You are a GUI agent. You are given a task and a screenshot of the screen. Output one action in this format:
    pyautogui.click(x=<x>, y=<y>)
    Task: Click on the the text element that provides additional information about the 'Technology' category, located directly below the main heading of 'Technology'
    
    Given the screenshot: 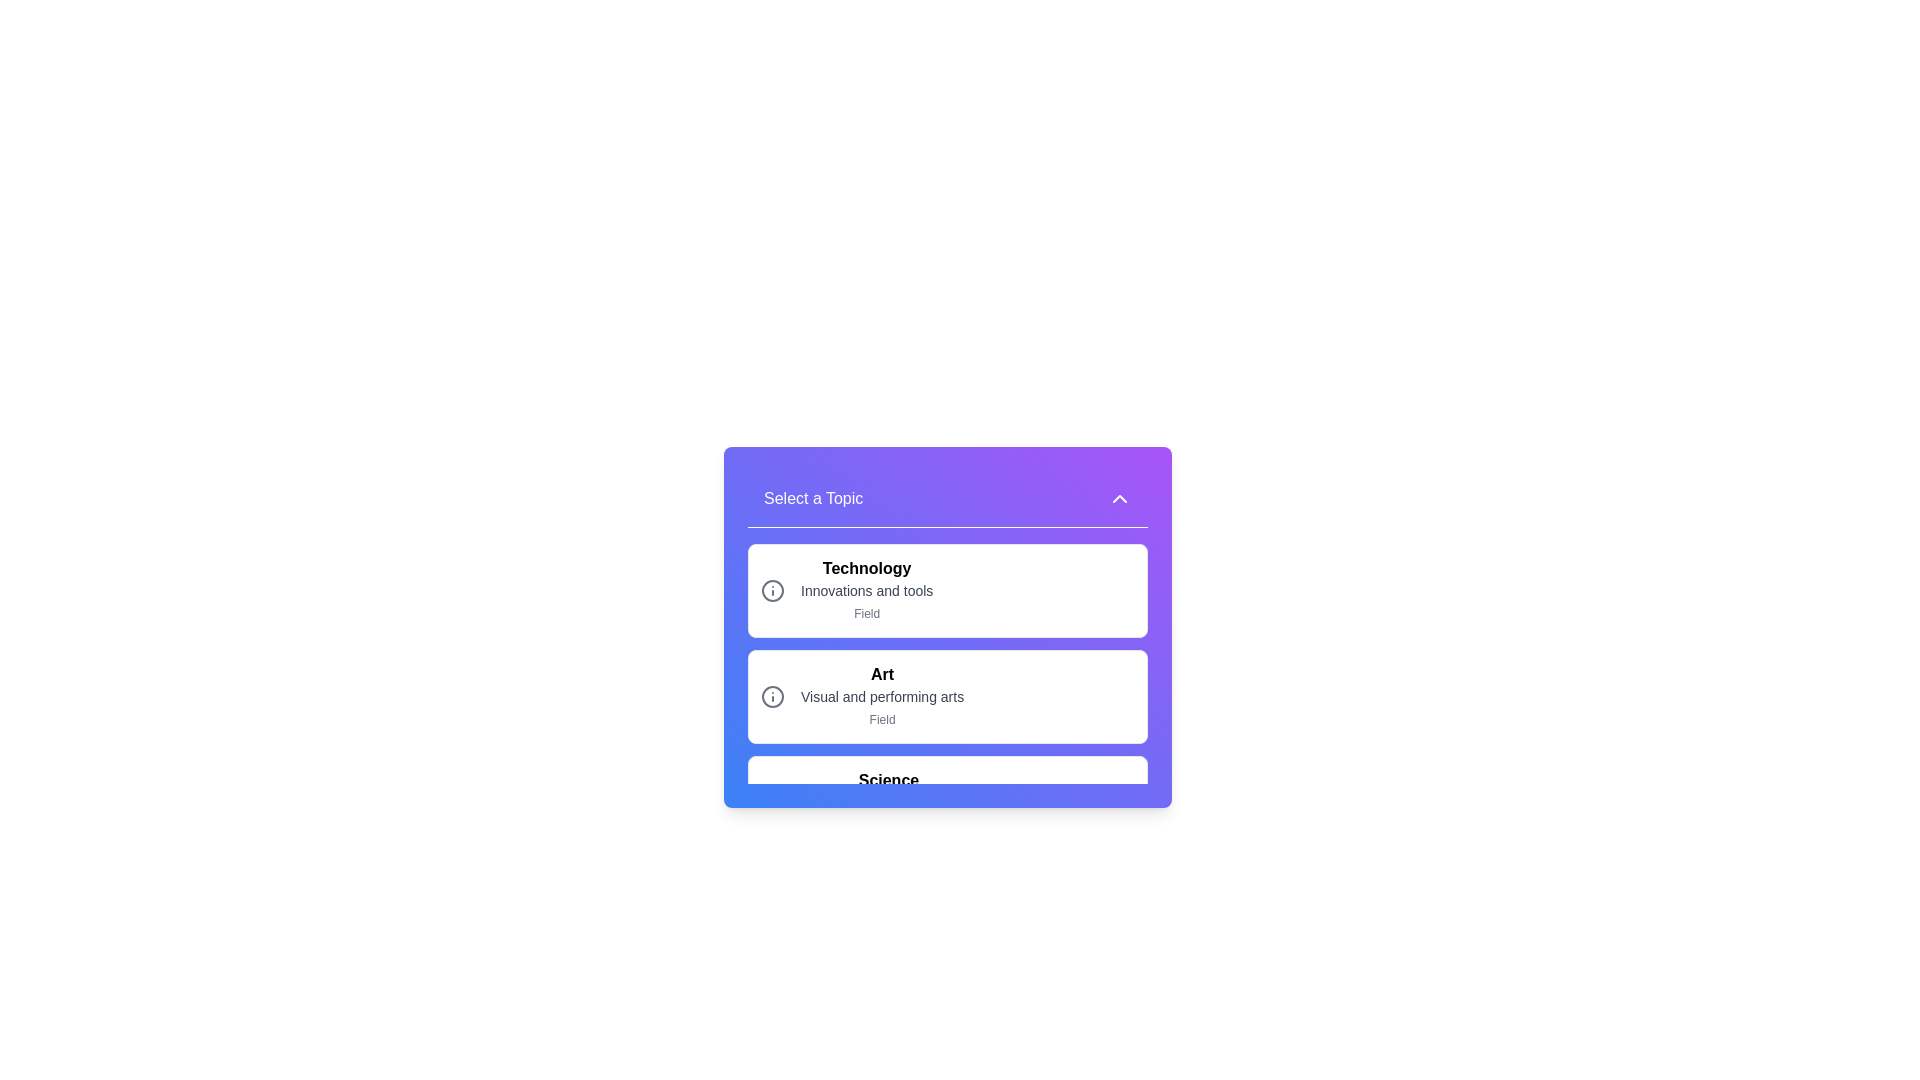 What is the action you would take?
    pyautogui.click(x=867, y=589)
    